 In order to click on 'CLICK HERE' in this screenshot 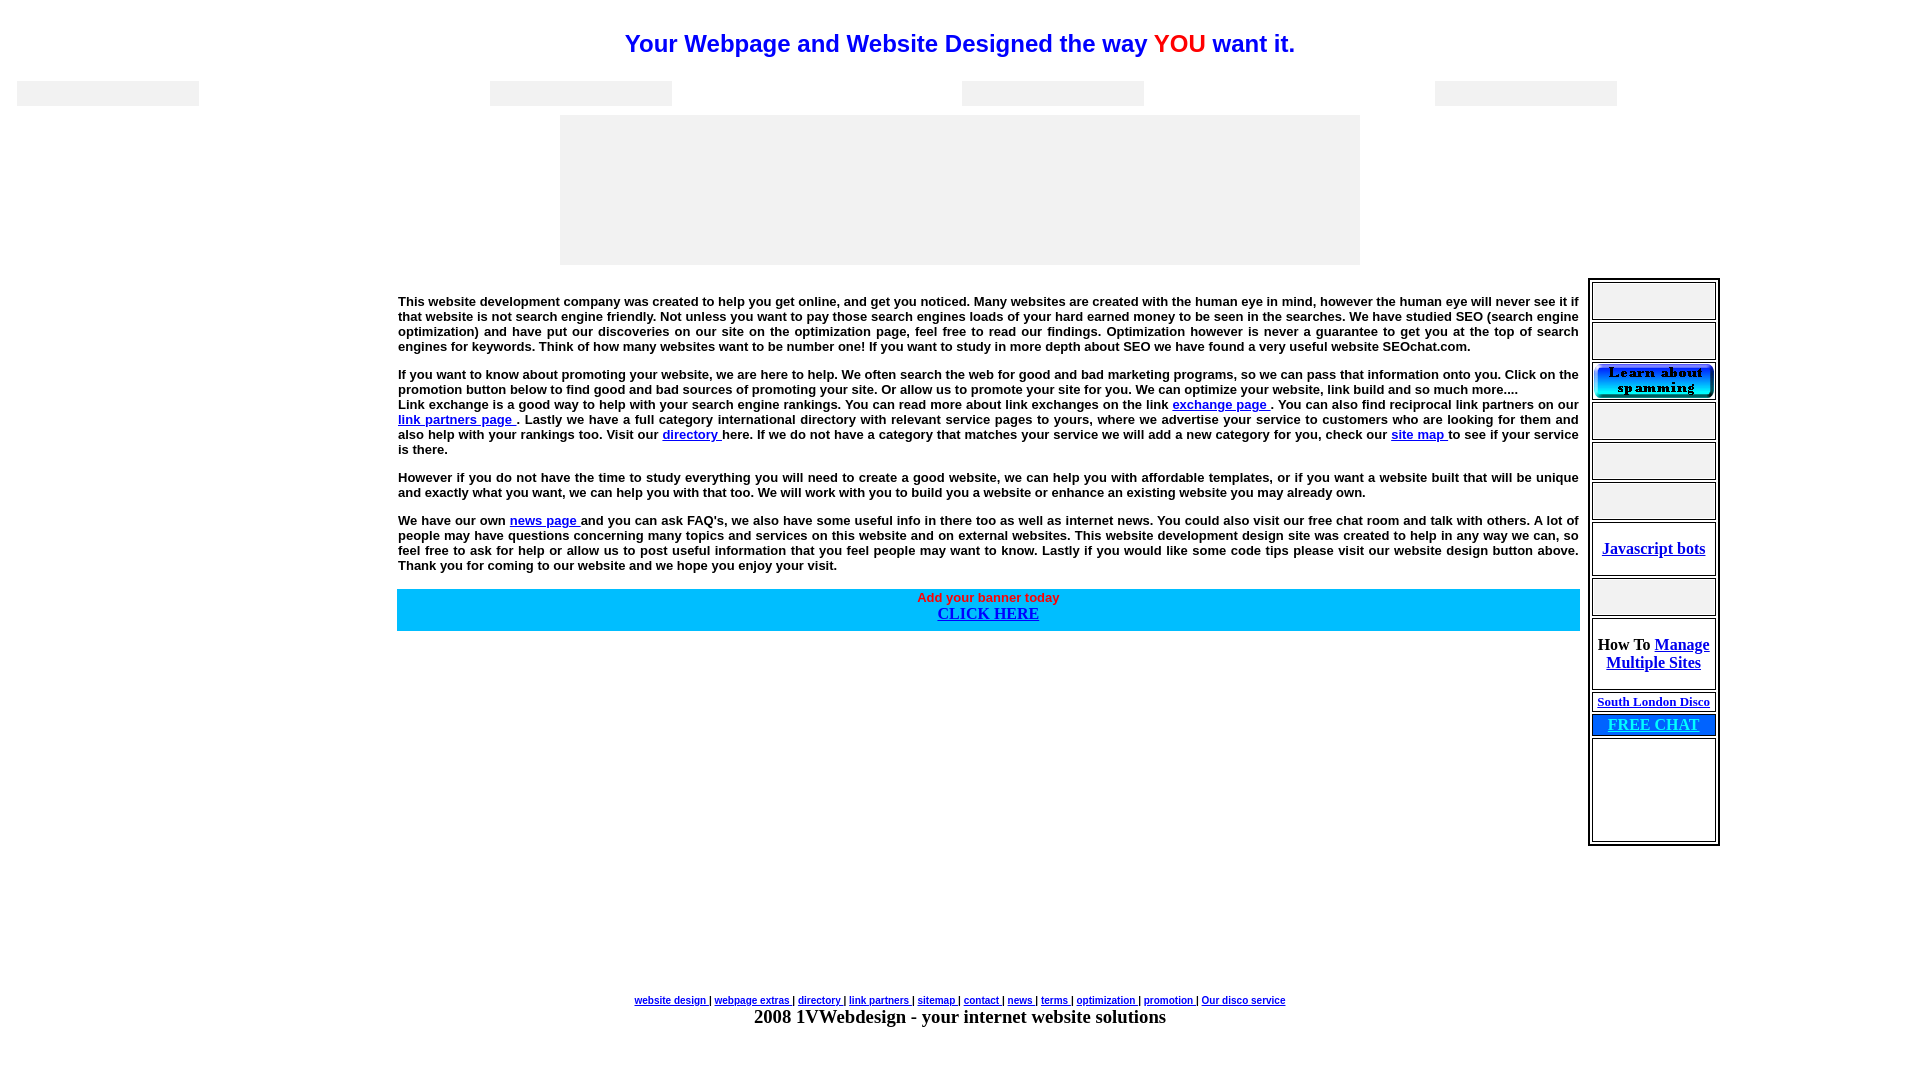, I will do `click(988, 612)`.